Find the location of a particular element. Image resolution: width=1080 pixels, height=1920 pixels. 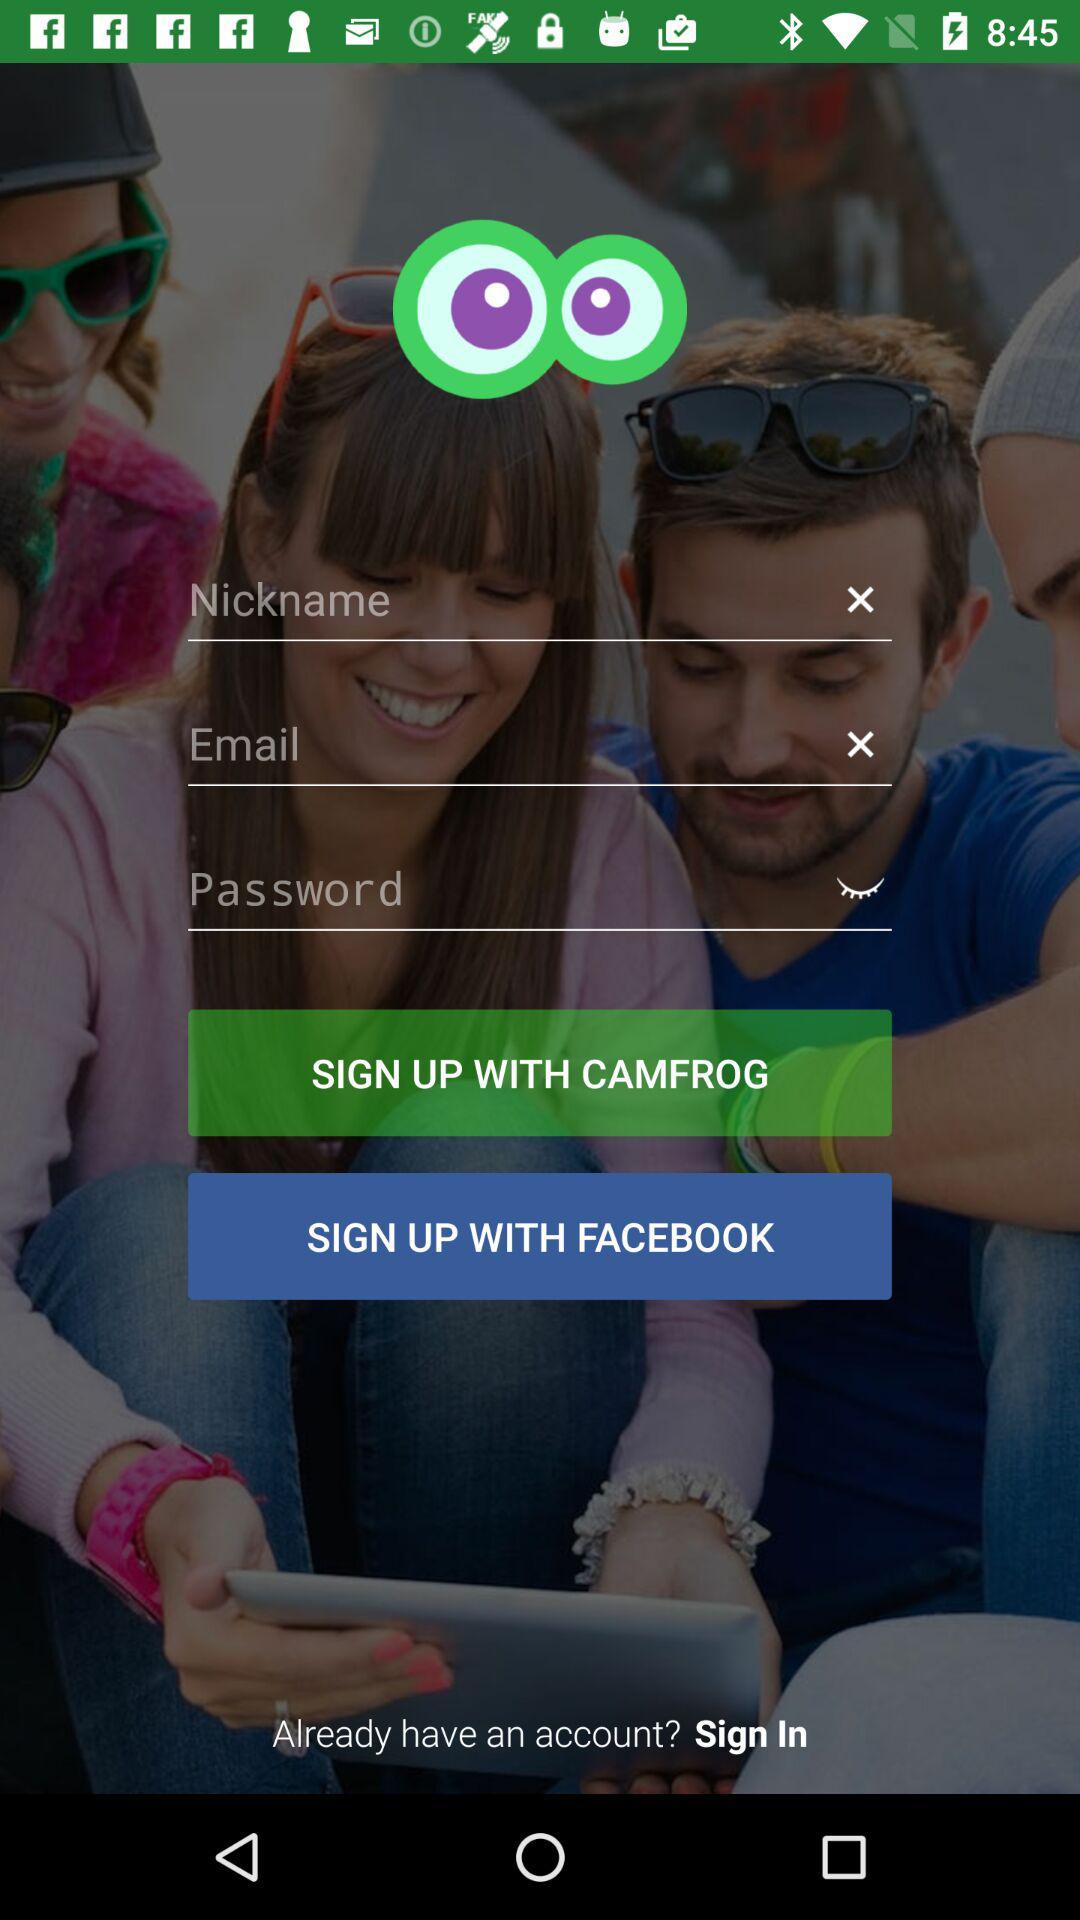

the close icon is located at coordinates (859, 743).